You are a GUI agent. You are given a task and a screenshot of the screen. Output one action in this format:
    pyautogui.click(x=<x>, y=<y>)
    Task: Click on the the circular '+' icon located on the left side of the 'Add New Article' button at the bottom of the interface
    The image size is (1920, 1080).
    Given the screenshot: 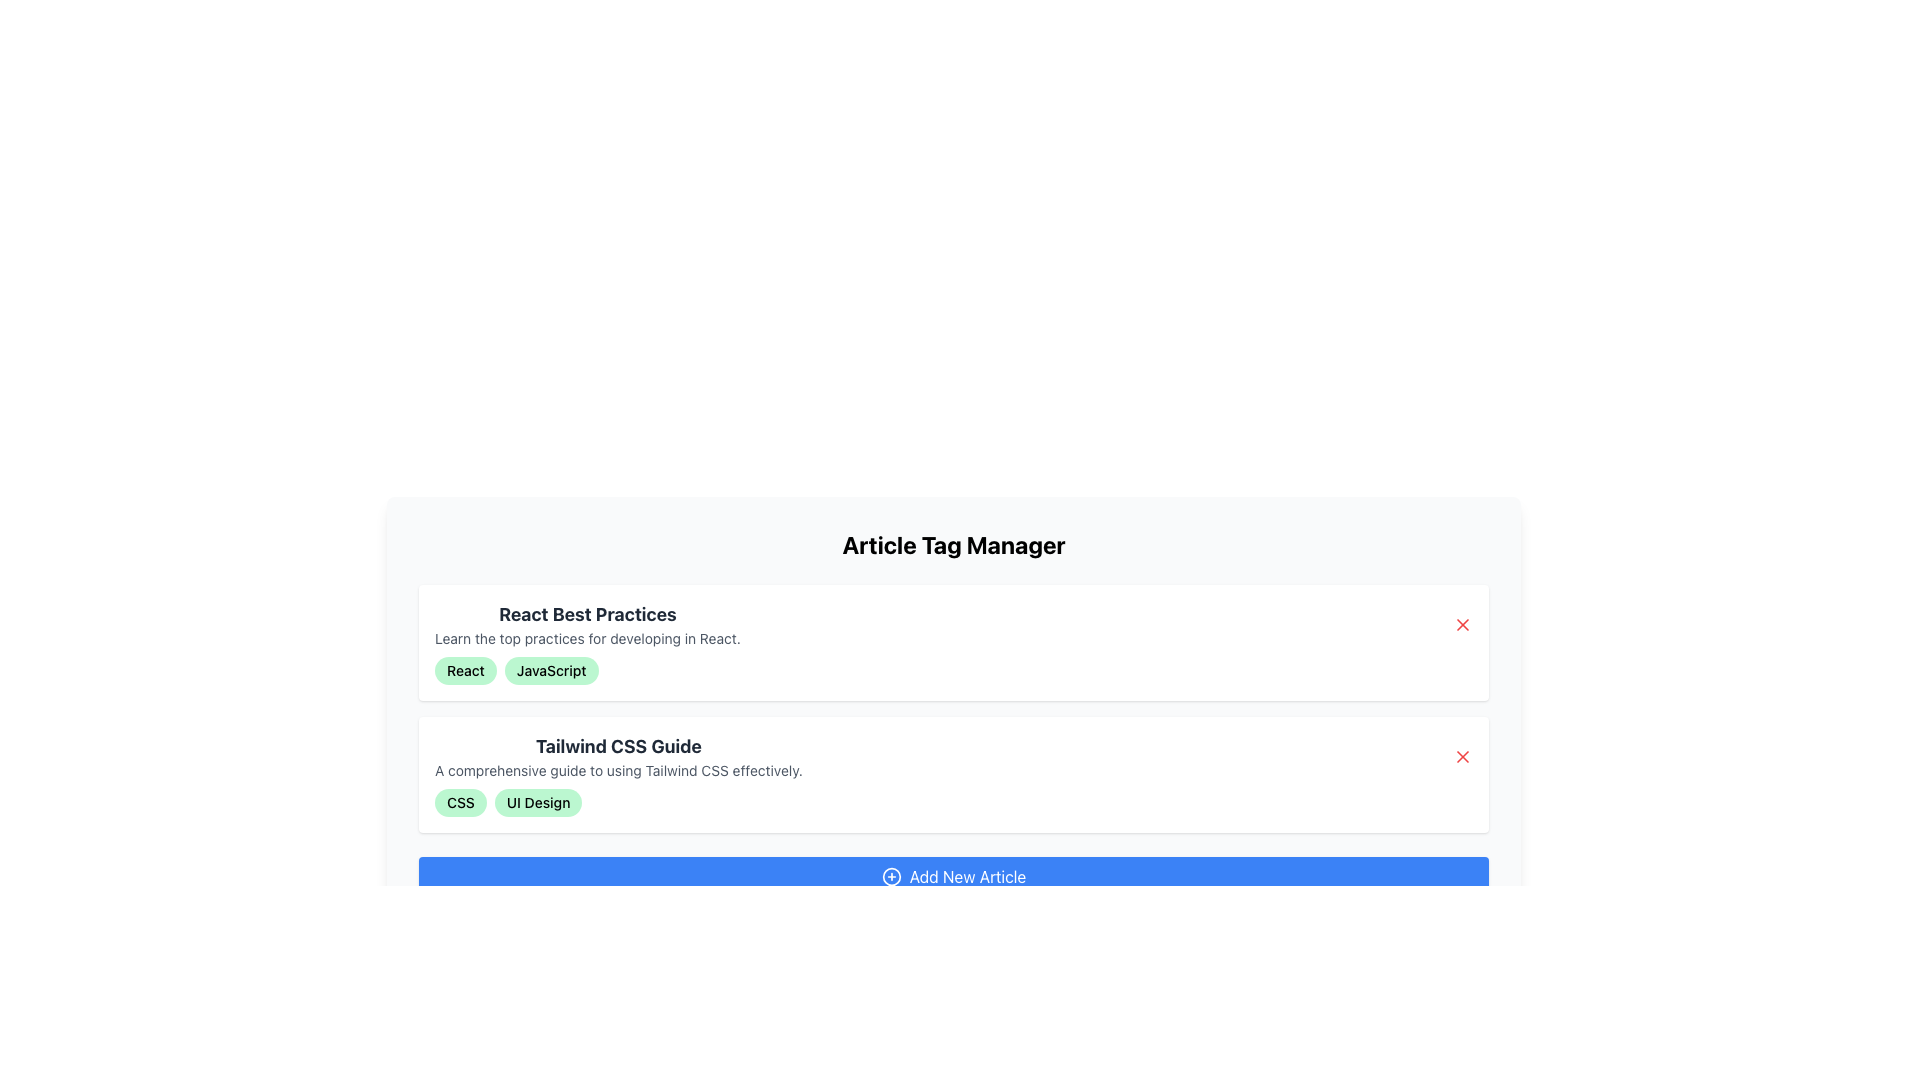 What is the action you would take?
    pyautogui.click(x=890, y=875)
    